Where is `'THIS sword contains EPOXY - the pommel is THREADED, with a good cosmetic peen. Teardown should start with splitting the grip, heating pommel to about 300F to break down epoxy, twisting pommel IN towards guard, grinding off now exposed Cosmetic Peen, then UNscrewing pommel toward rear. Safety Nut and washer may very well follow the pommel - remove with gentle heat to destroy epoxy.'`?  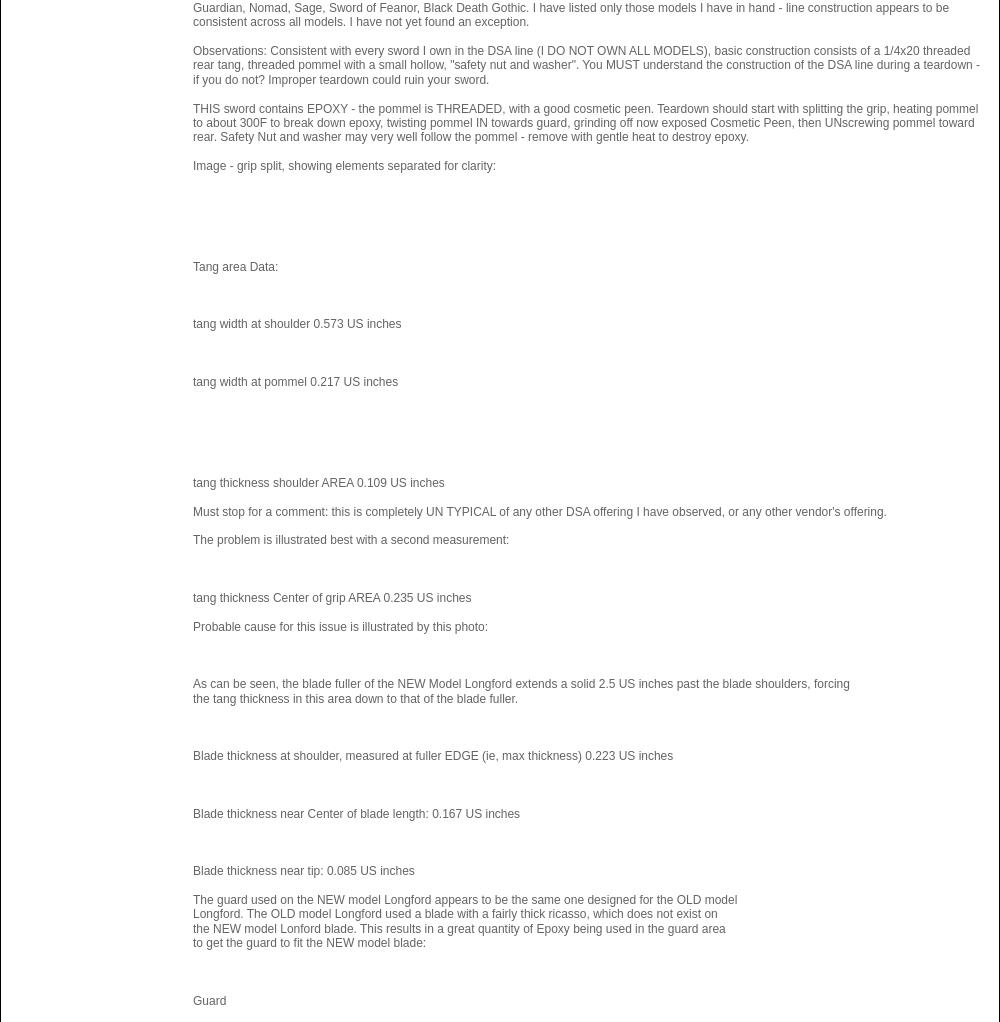 'THIS sword contains EPOXY - the pommel is THREADED, with a good cosmetic peen. Teardown should start with splitting the grip, heating pommel to about 300F to break down epoxy, twisting pommel IN towards guard, grinding off now exposed Cosmetic Peen, then UNscrewing pommel toward rear. Safety Nut and washer may very well follow the pommel - remove with gentle heat to destroy epoxy.' is located at coordinates (584, 122).